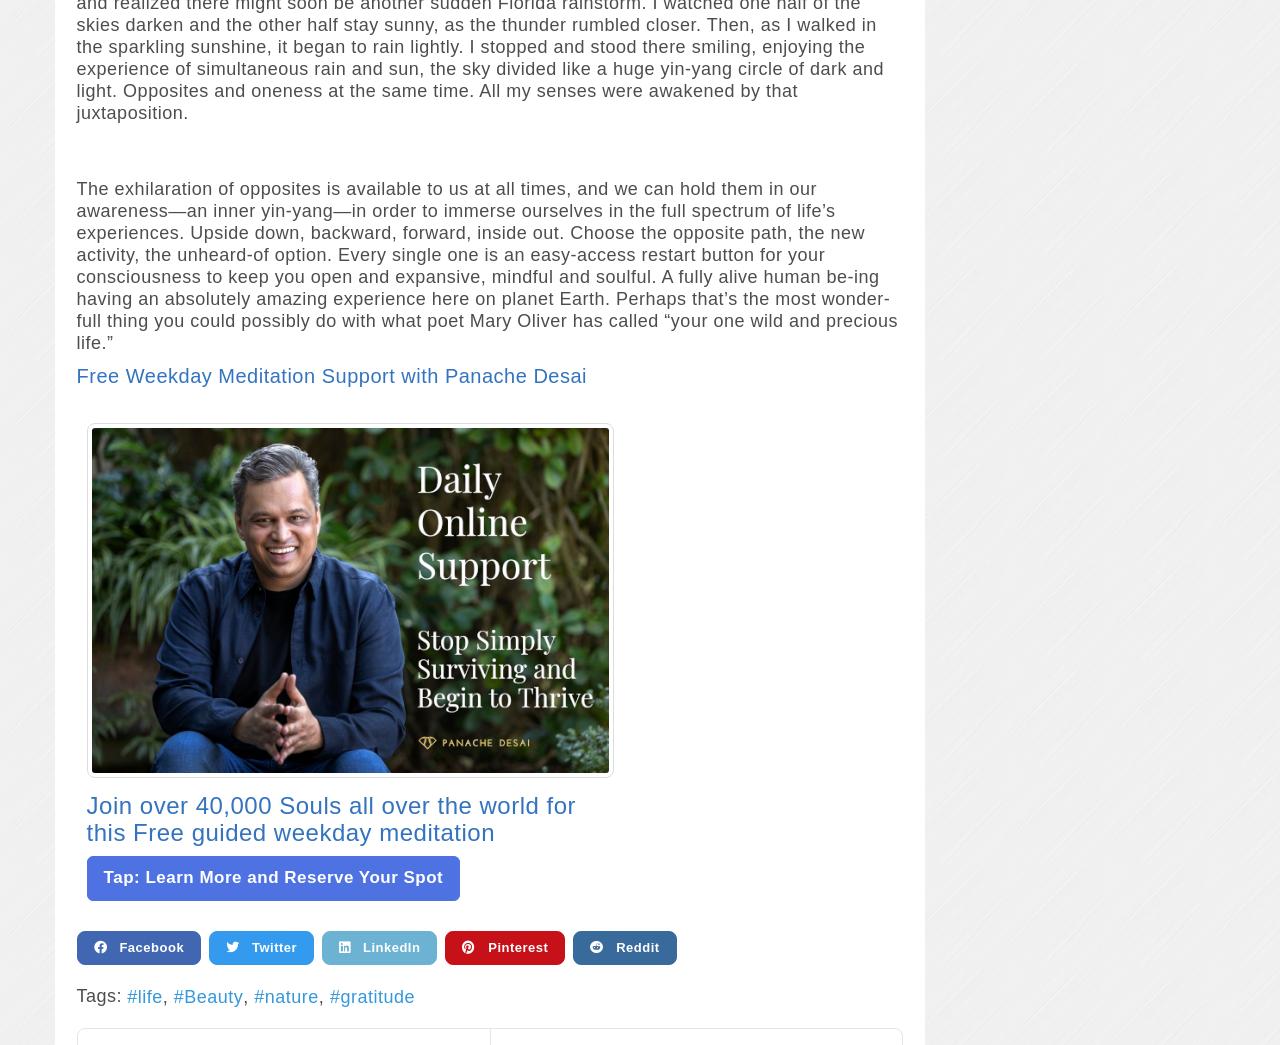 This screenshot has width=1280, height=1045. What do you see at coordinates (289, 997) in the screenshot?
I see `'nature'` at bounding box center [289, 997].